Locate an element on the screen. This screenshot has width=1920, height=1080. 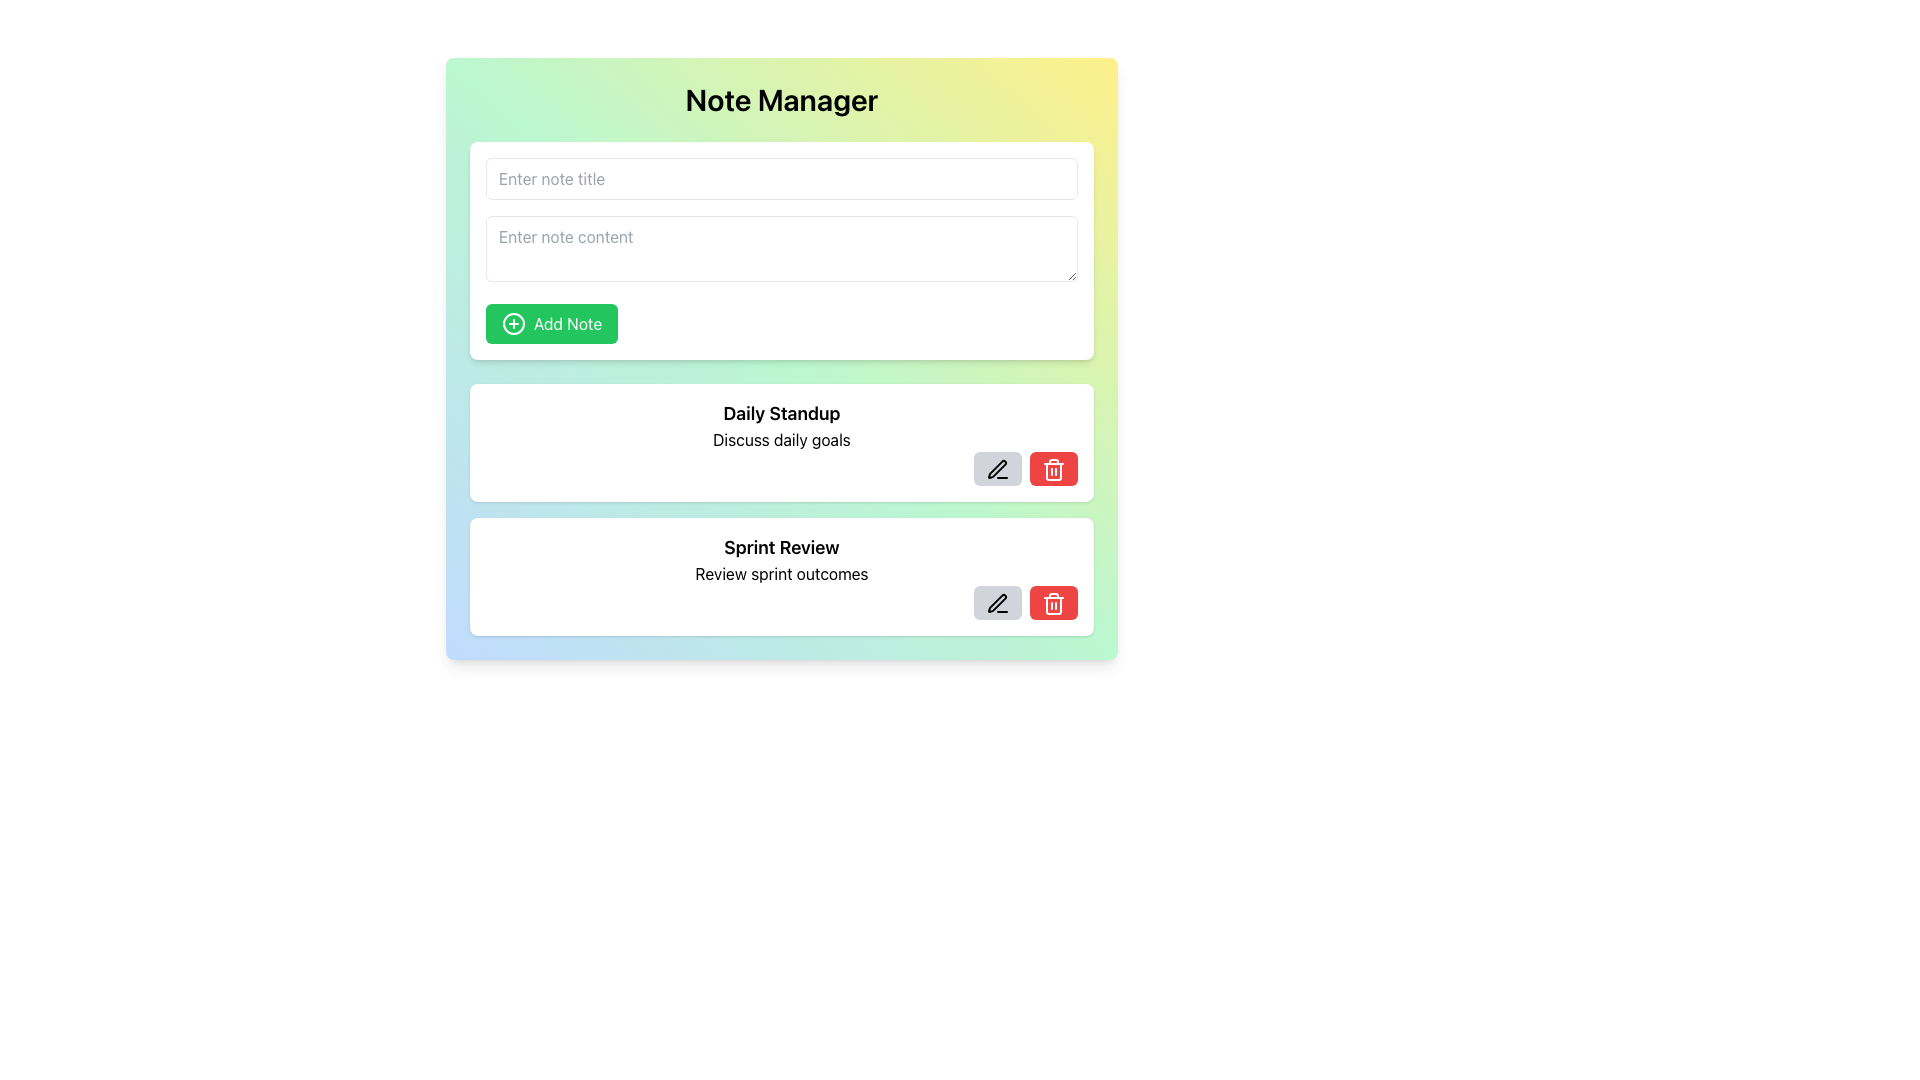
the delete button located in the lower right corner of the 'Daily Standup' note block is located at coordinates (1053, 467).